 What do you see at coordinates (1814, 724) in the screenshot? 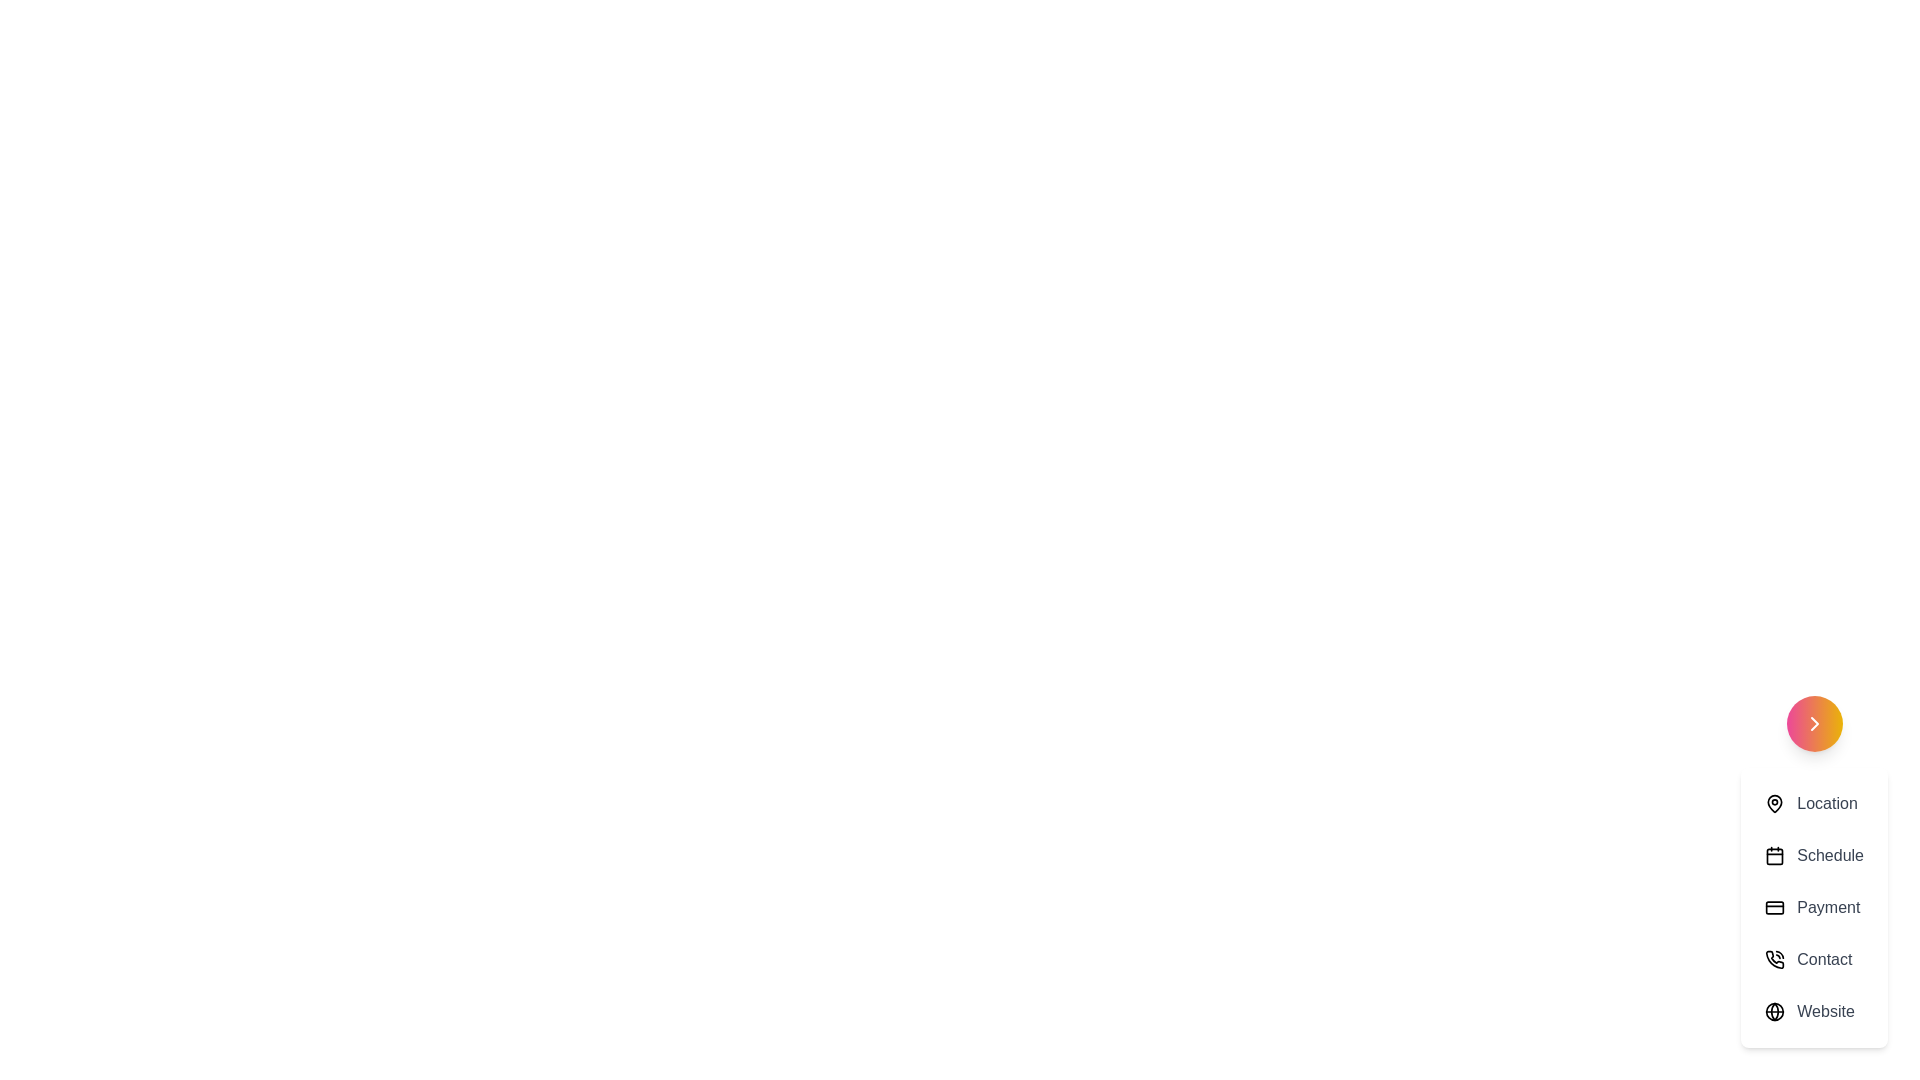
I see `main button to toggle the menu visibility` at bounding box center [1814, 724].